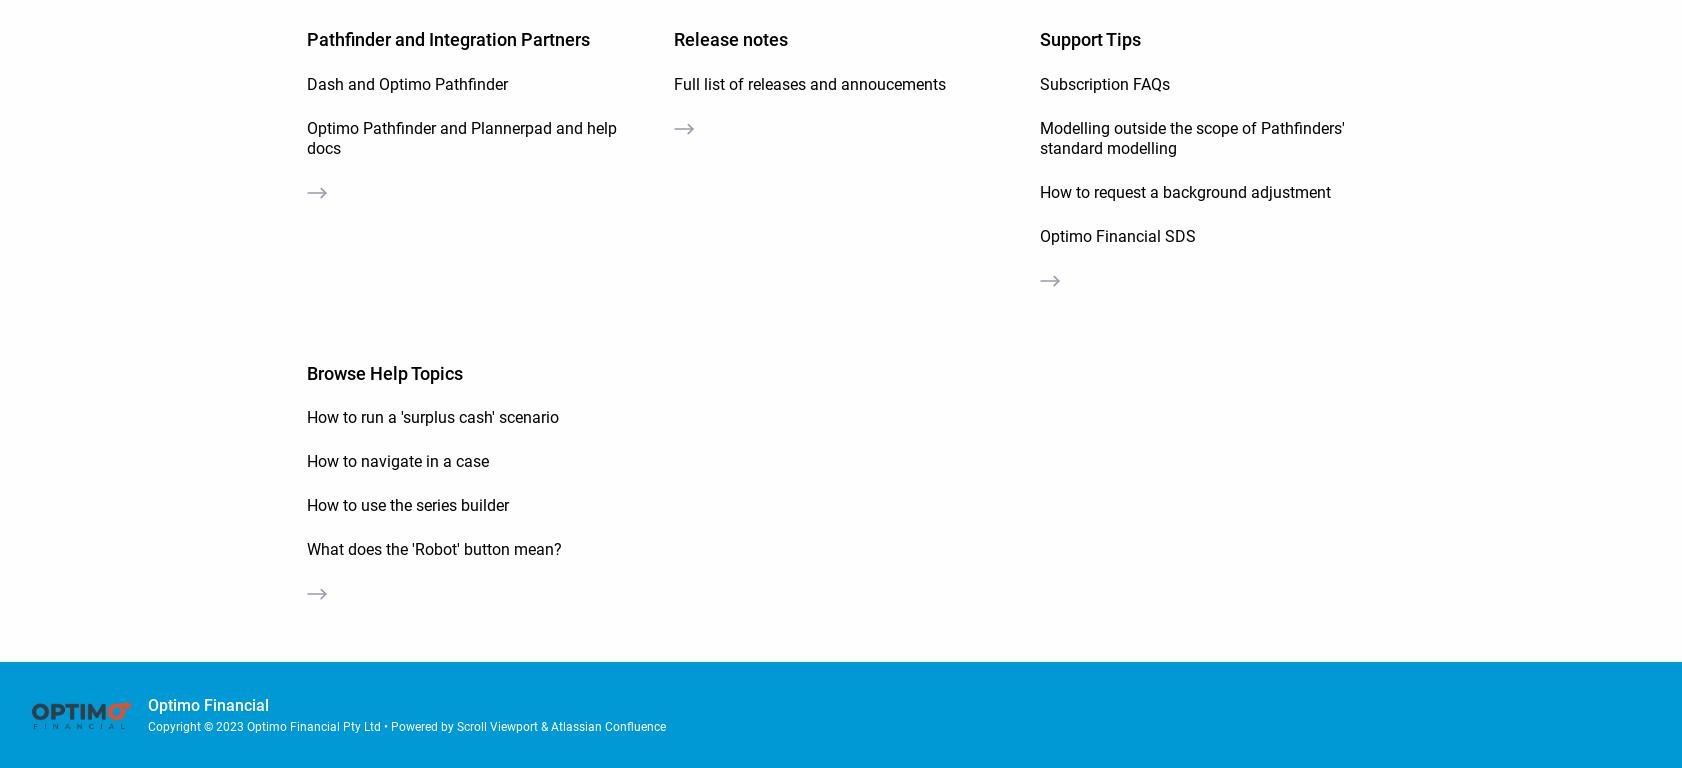  I want to click on 'Atlassian Confluence', so click(551, 724).